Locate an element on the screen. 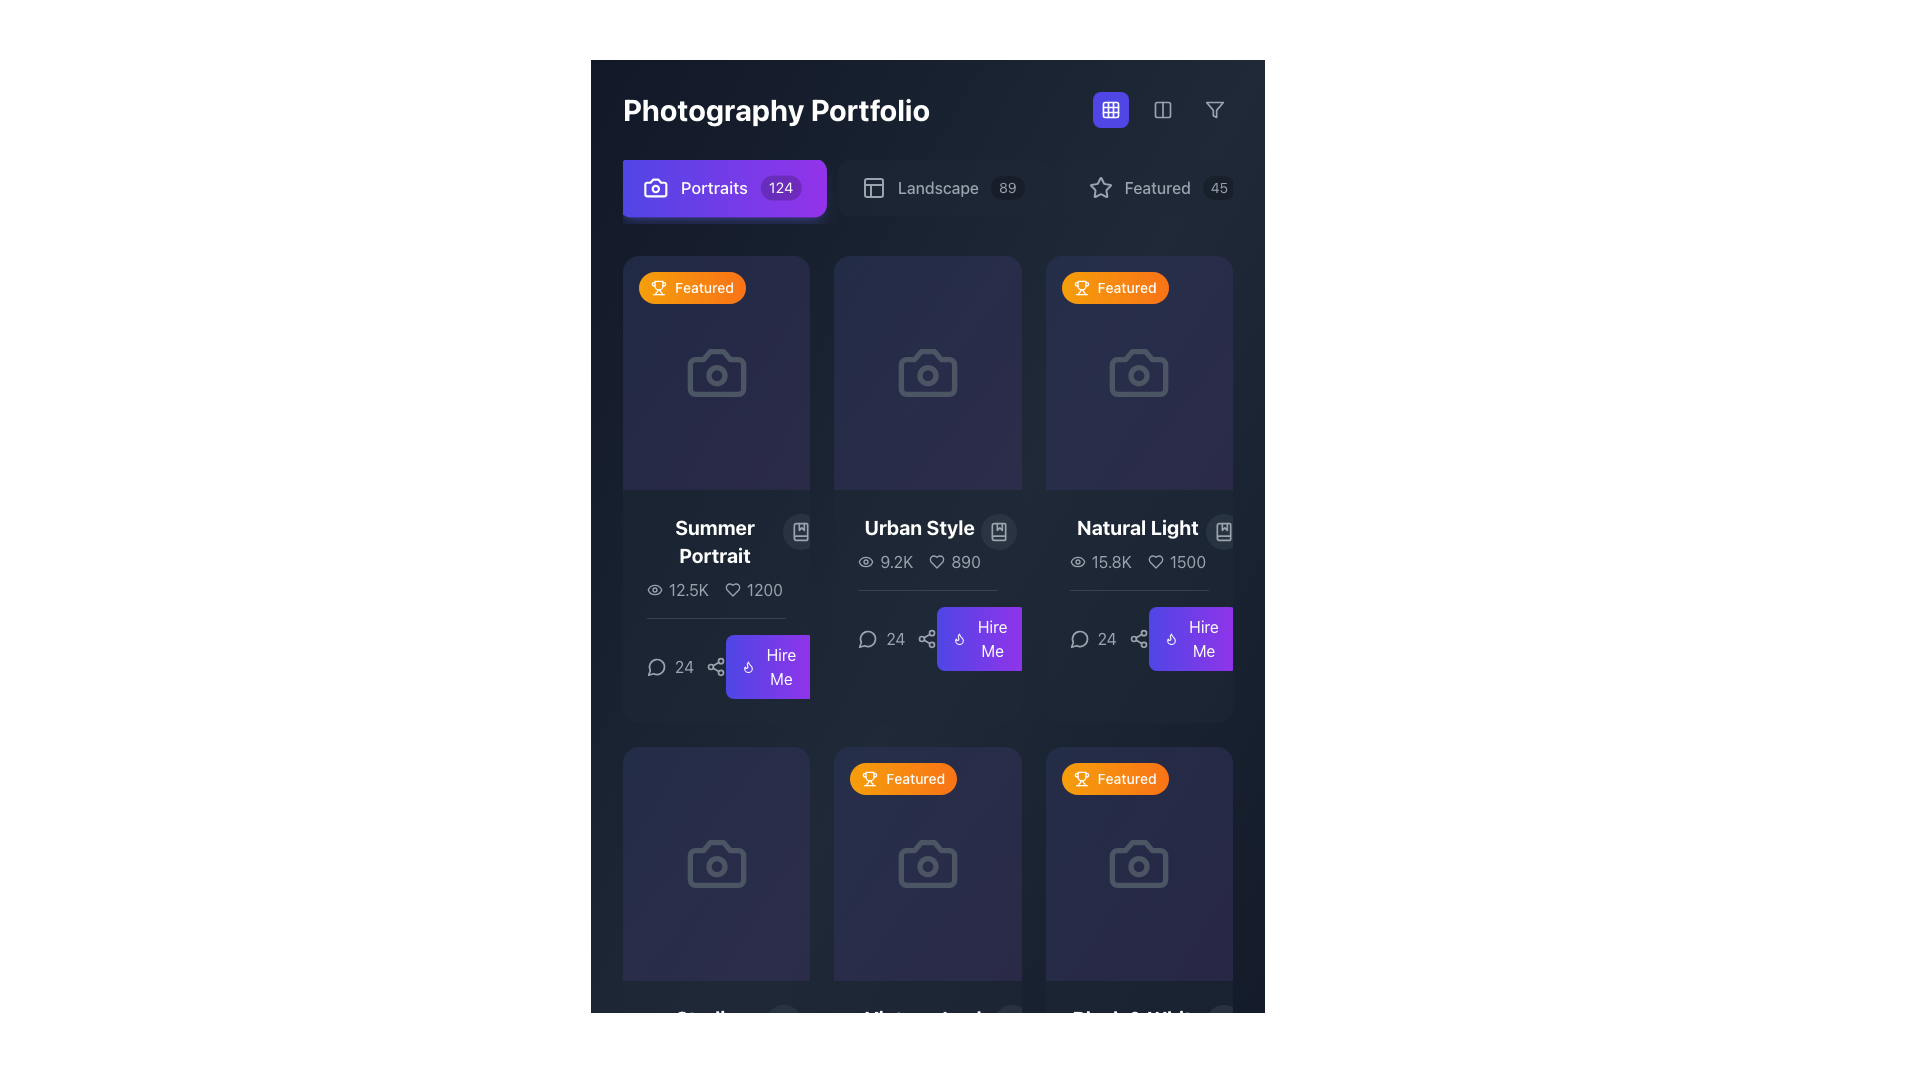  the Static text heading at the topmost section of the application, which serves as the title or heading for the interface is located at coordinates (926, 110).